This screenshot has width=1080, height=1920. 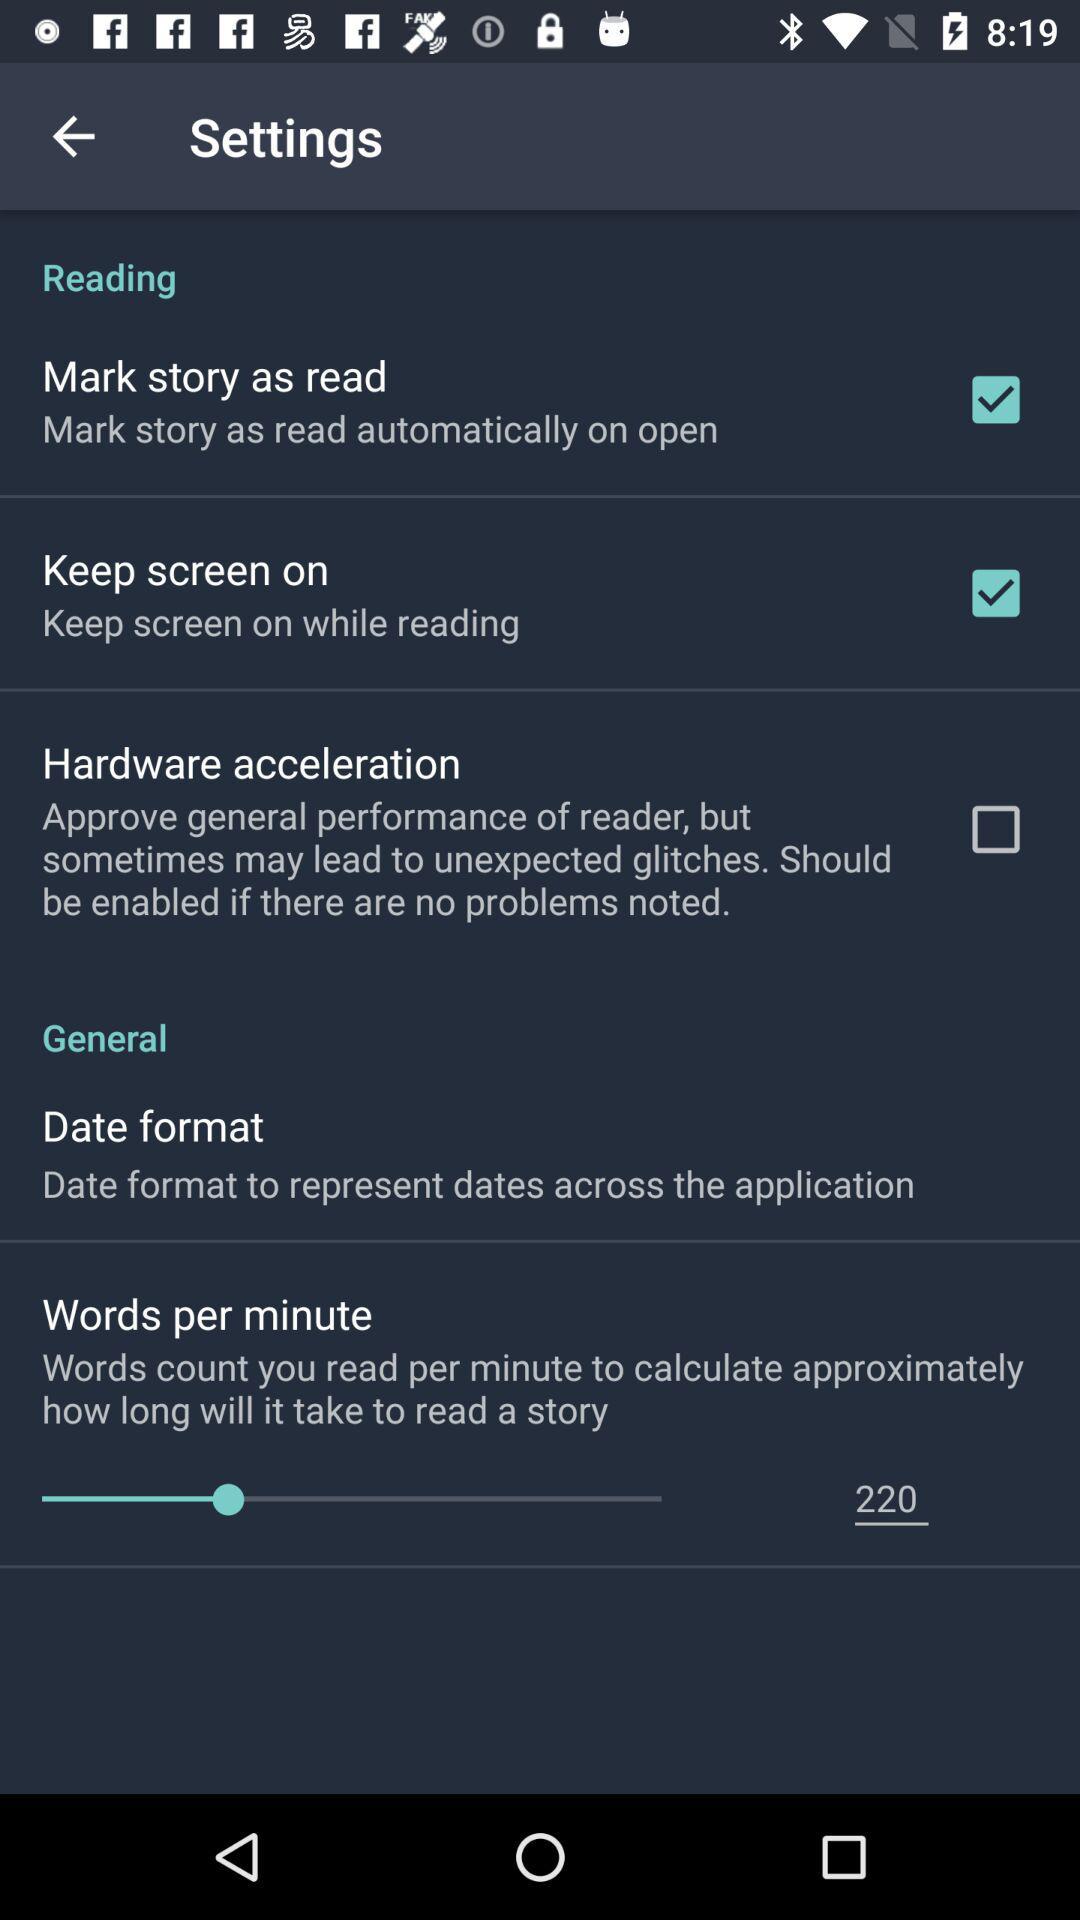 What do you see at coordinates (72, 135) in the screenshot?
I see `icon to the left of the settings icon` at bounding box center [72, 135].